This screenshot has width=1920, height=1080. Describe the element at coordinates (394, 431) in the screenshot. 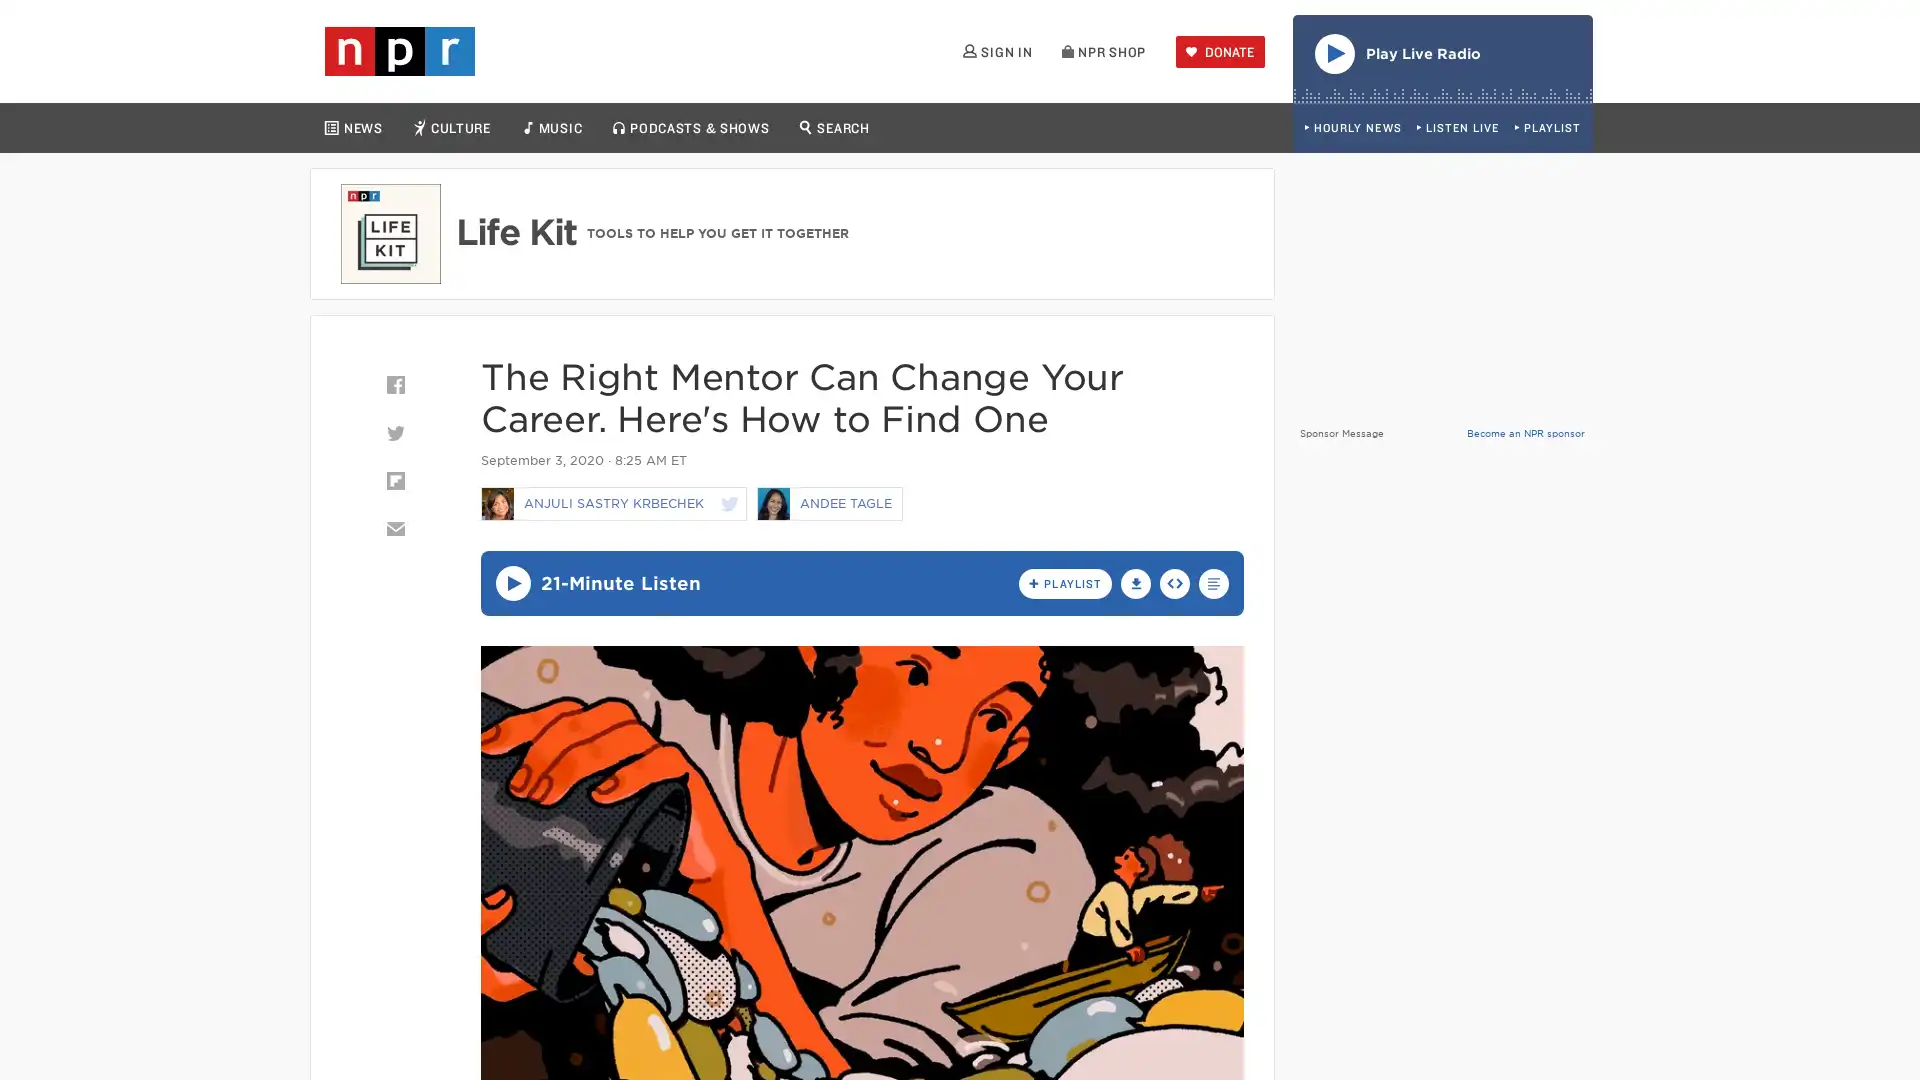

I see `Twitter` at that location.